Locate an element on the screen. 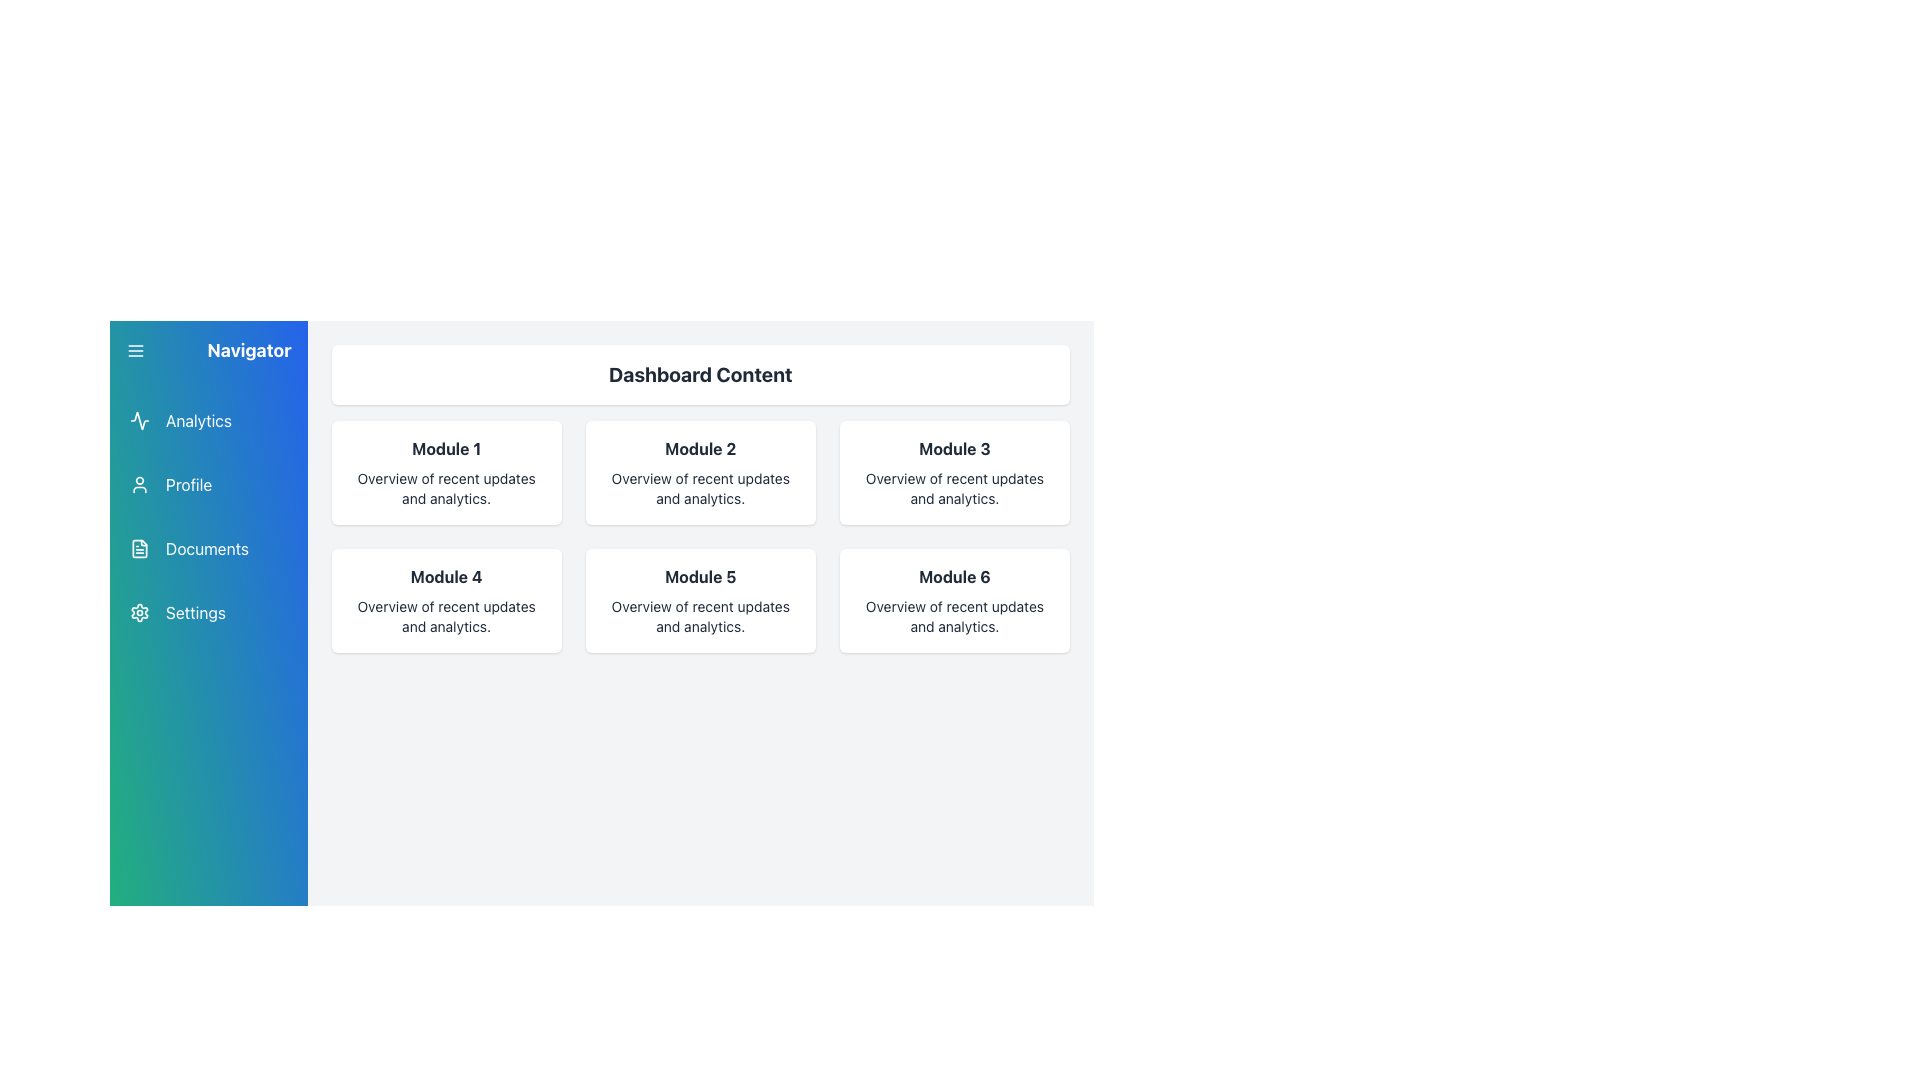 The width and height of the screenshot is (1920, 1080). the static informational text located under 'Module 1' within a white, rounded rectangle card in the top-left corner of the grid layout is located at coordinates (445, 489).